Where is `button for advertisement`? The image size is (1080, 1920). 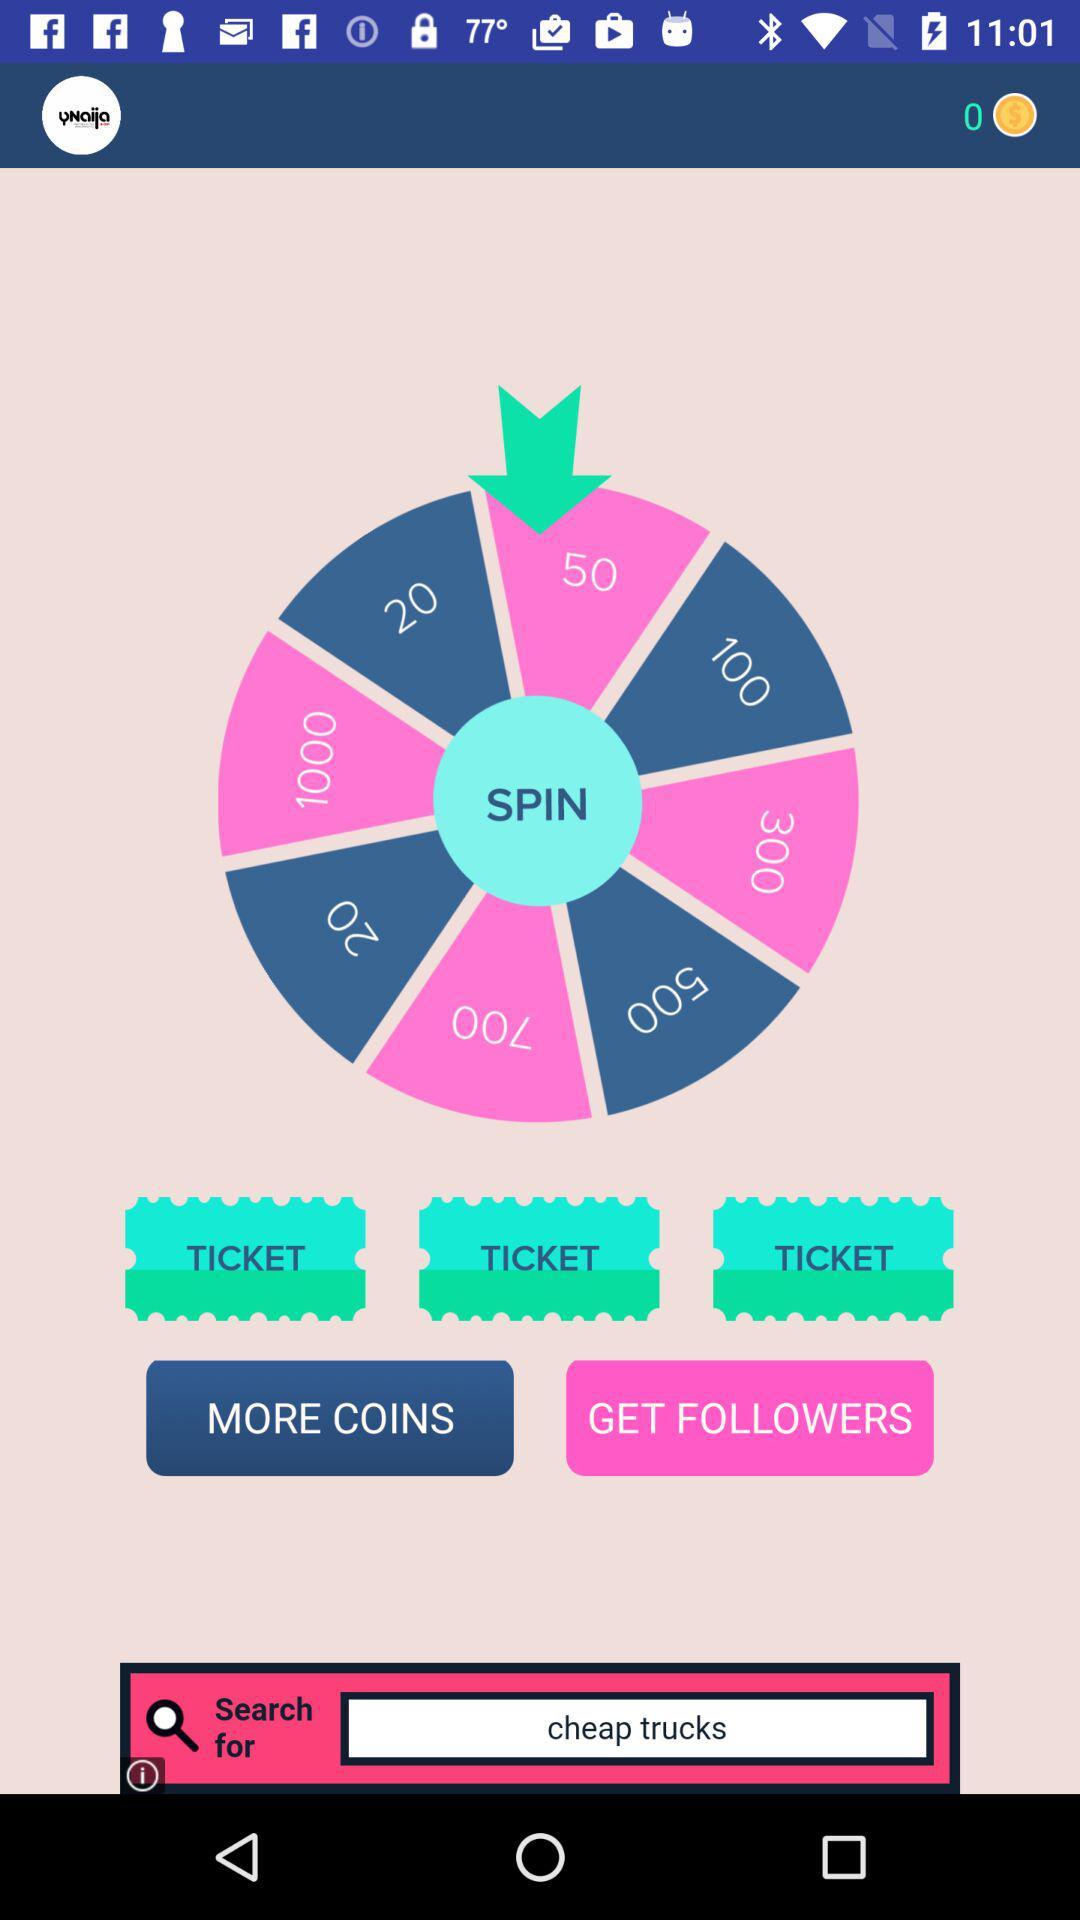
button for advertisement is located at coordinates (540, 1727).